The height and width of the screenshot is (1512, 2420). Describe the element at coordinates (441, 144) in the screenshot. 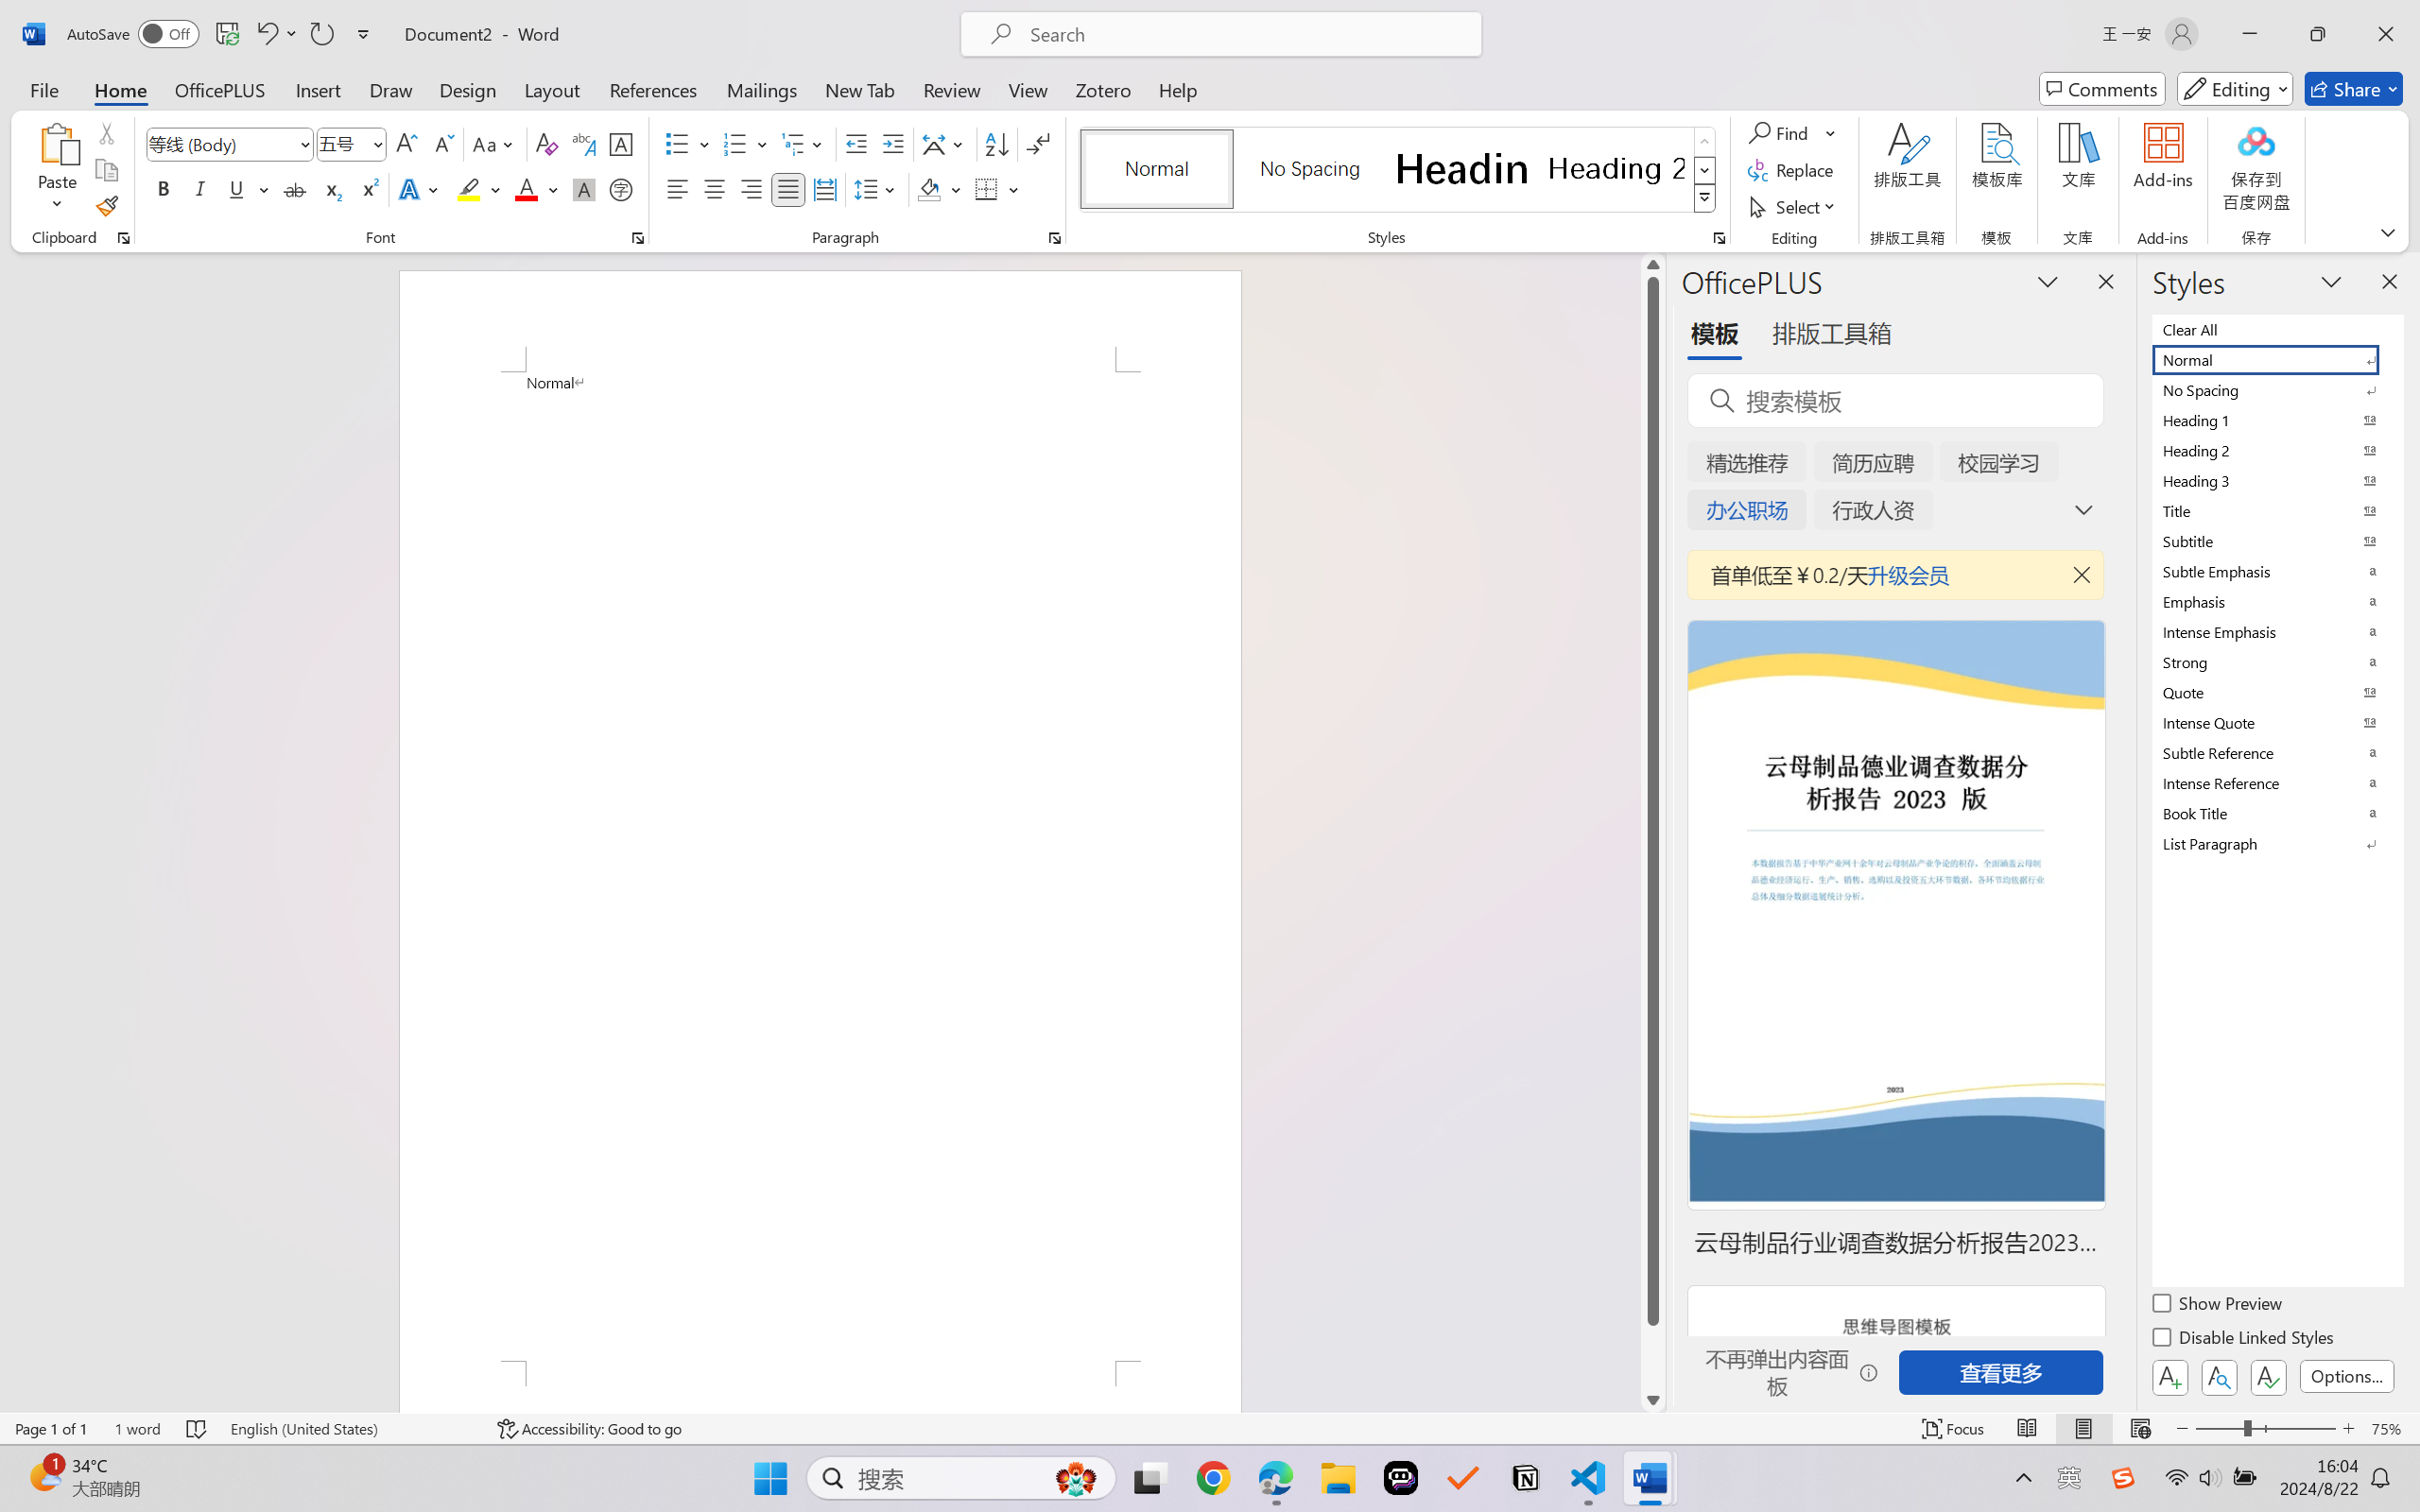

I see `'Shrink Font'` at that location.